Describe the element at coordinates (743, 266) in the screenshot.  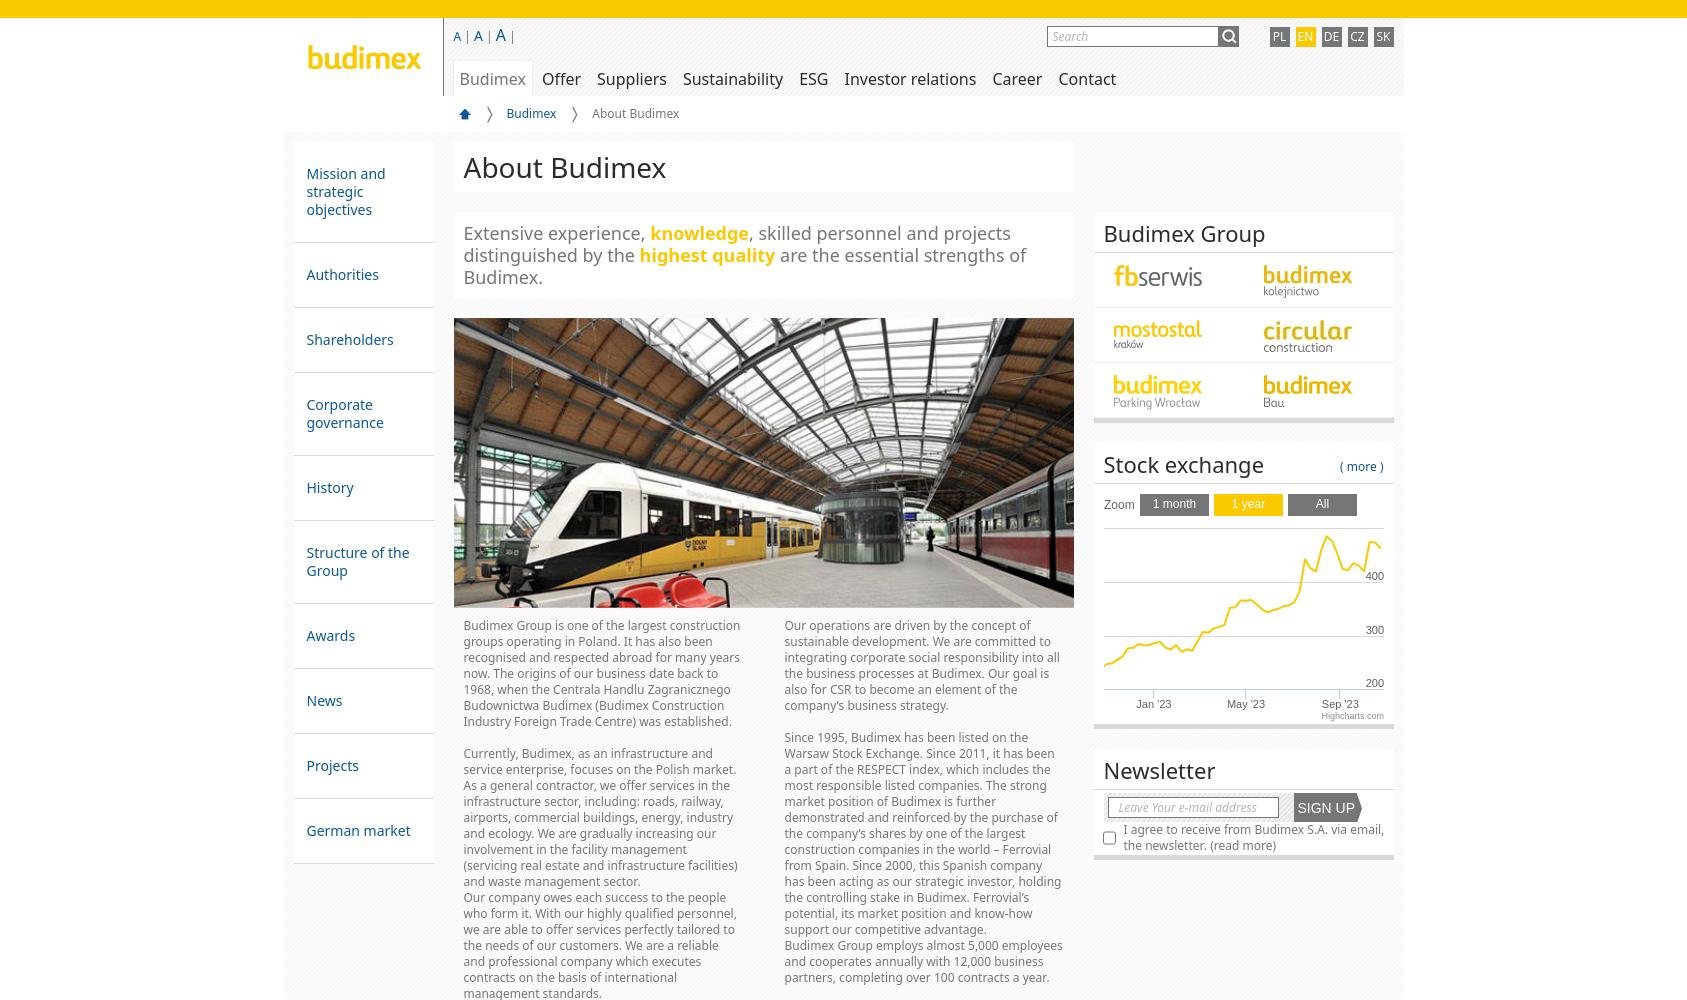
I see `'are the essential strengths of Budimex.'` at that location.